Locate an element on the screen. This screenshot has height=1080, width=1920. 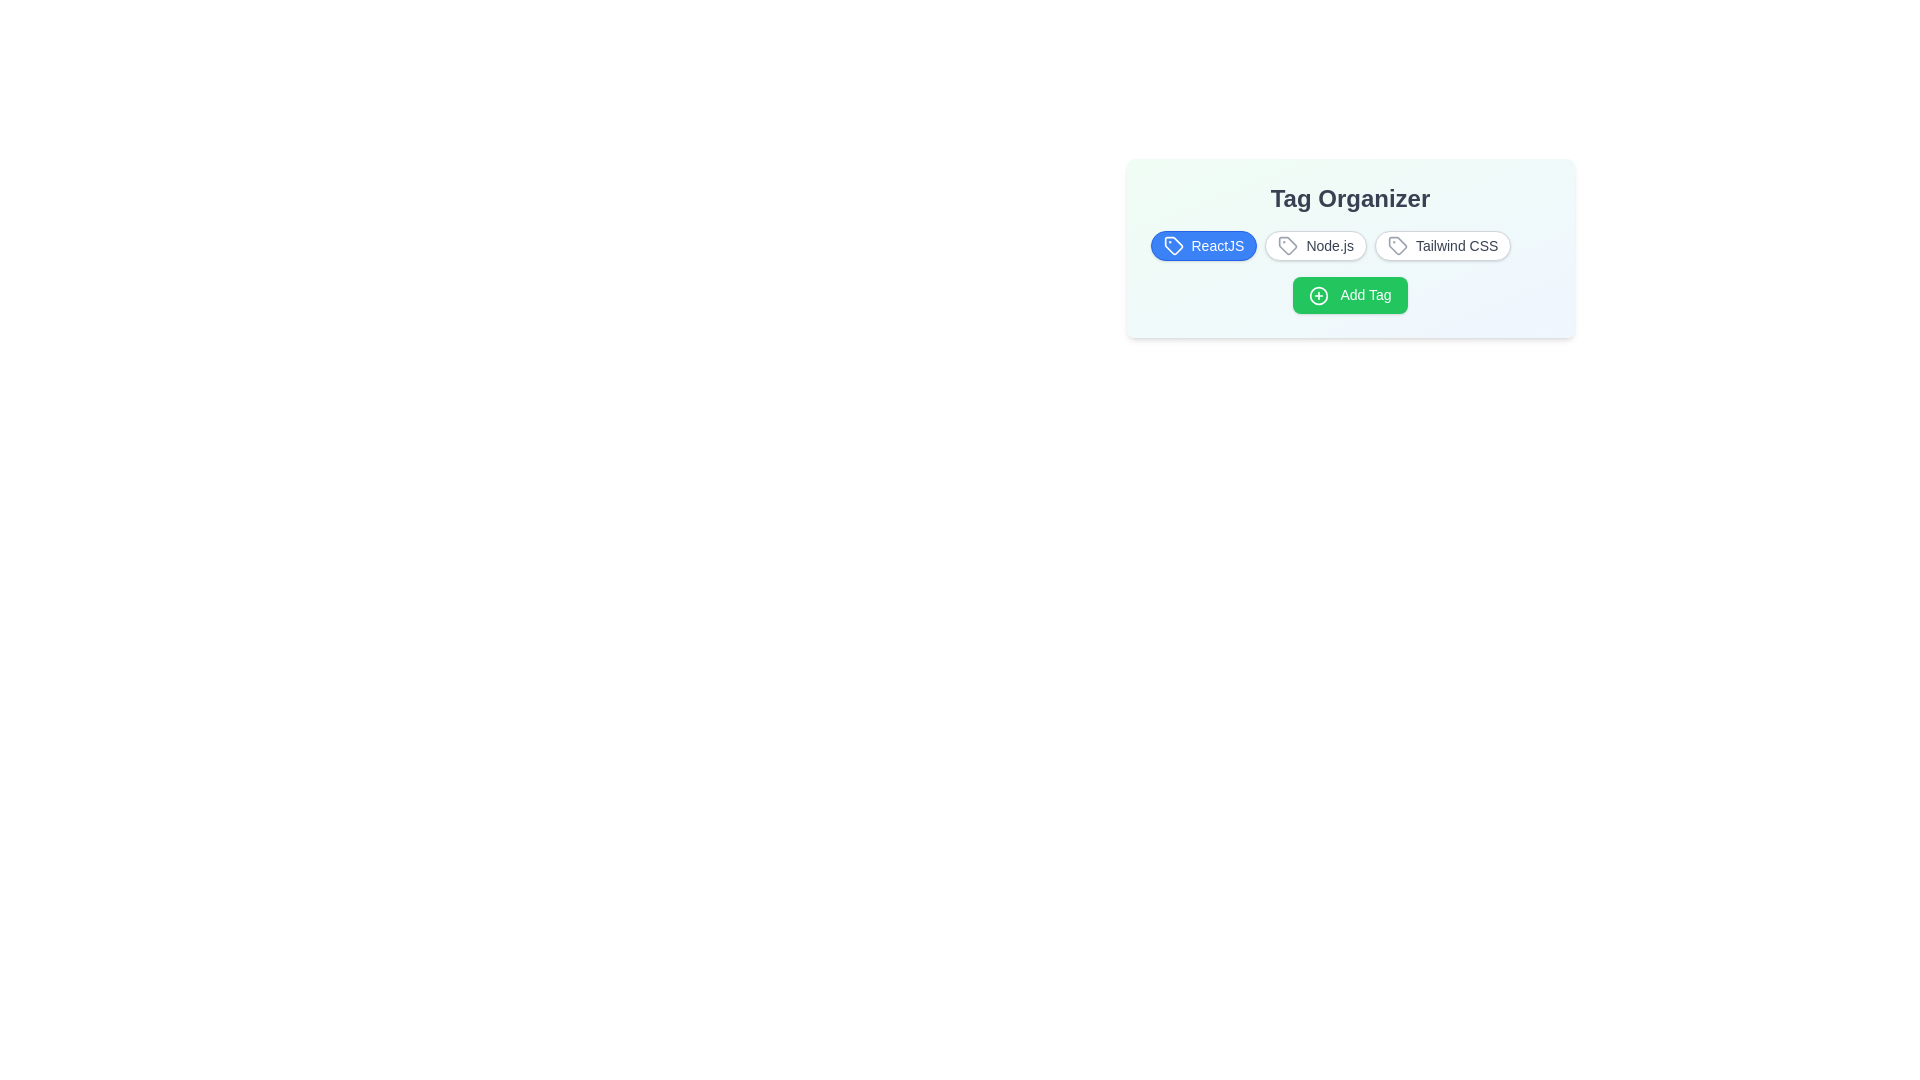
the tag ReactJS is located at coordinates (1203, 245).